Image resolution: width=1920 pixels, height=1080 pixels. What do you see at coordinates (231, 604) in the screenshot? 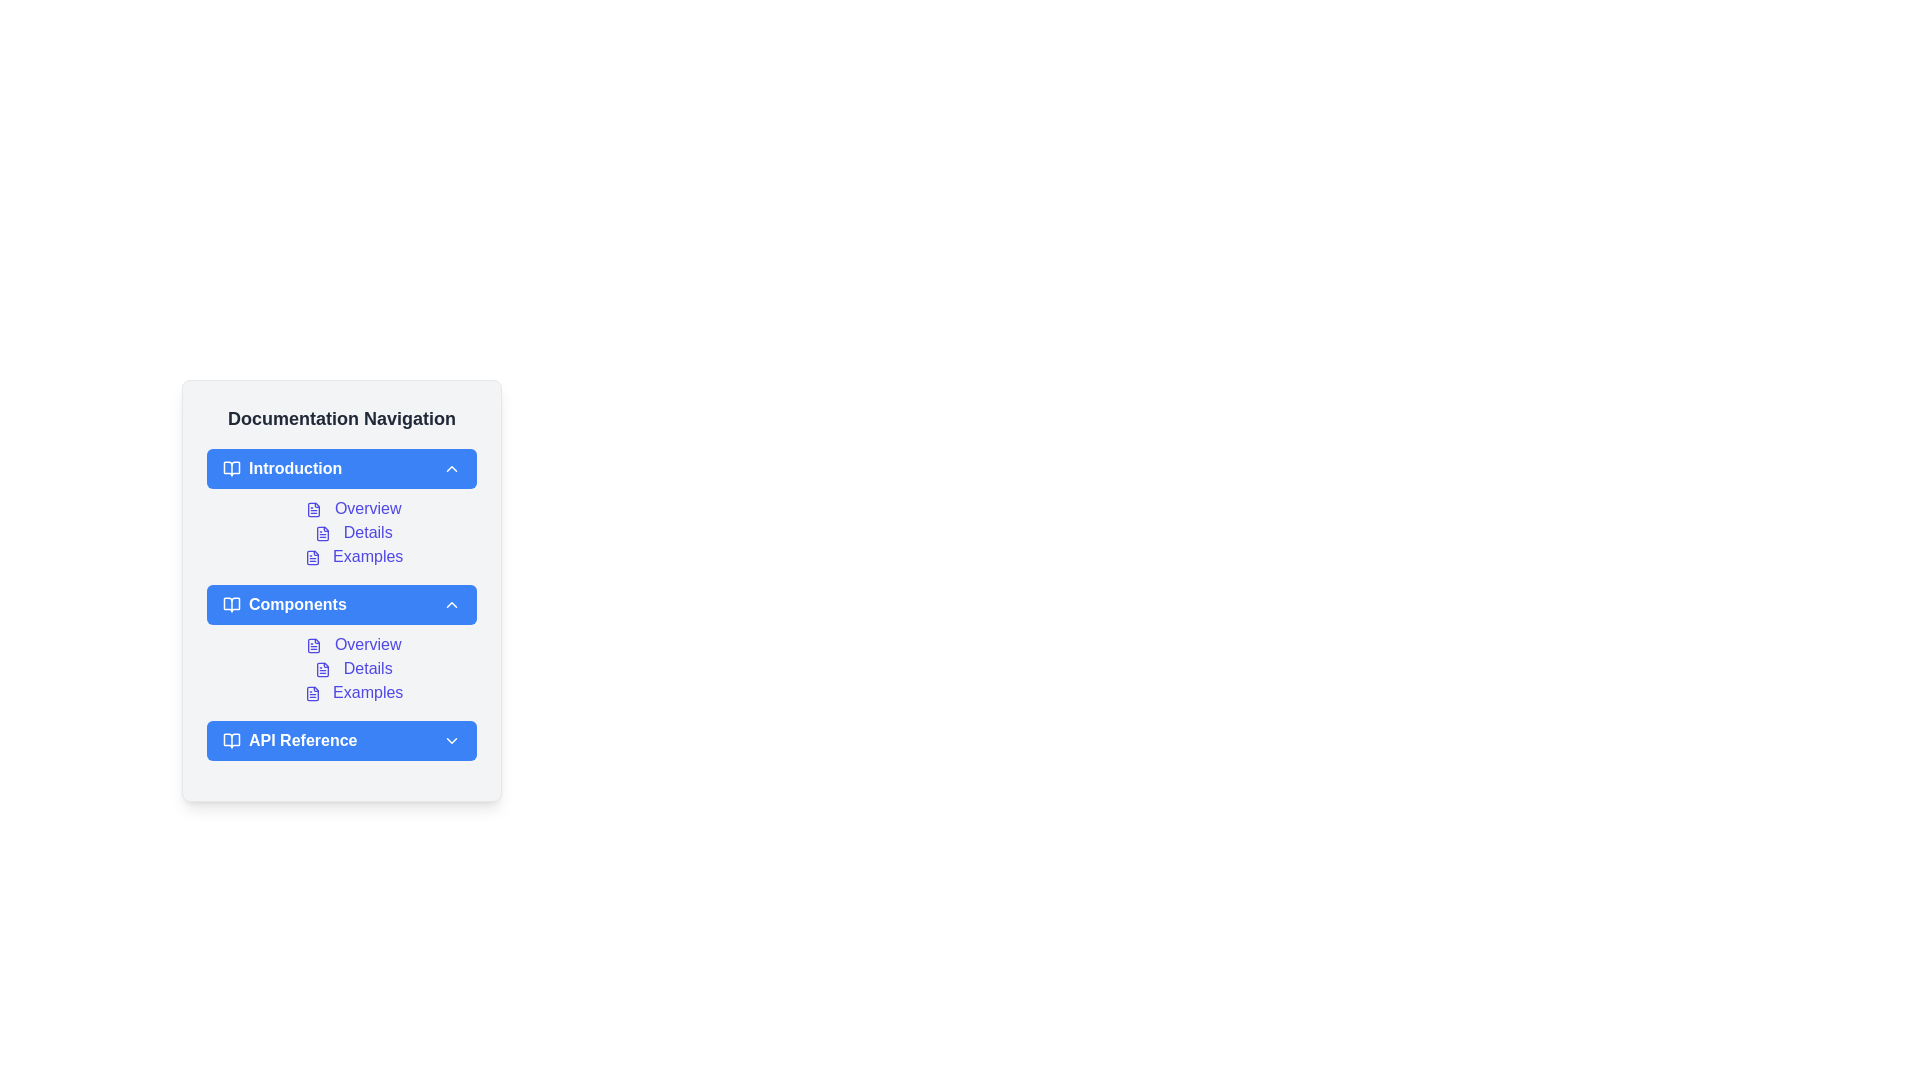
I see `the vector graphic icon resembling an open book located in the sidebar navigation menu next to the 'Components' header` at bounding box center [231, 604].